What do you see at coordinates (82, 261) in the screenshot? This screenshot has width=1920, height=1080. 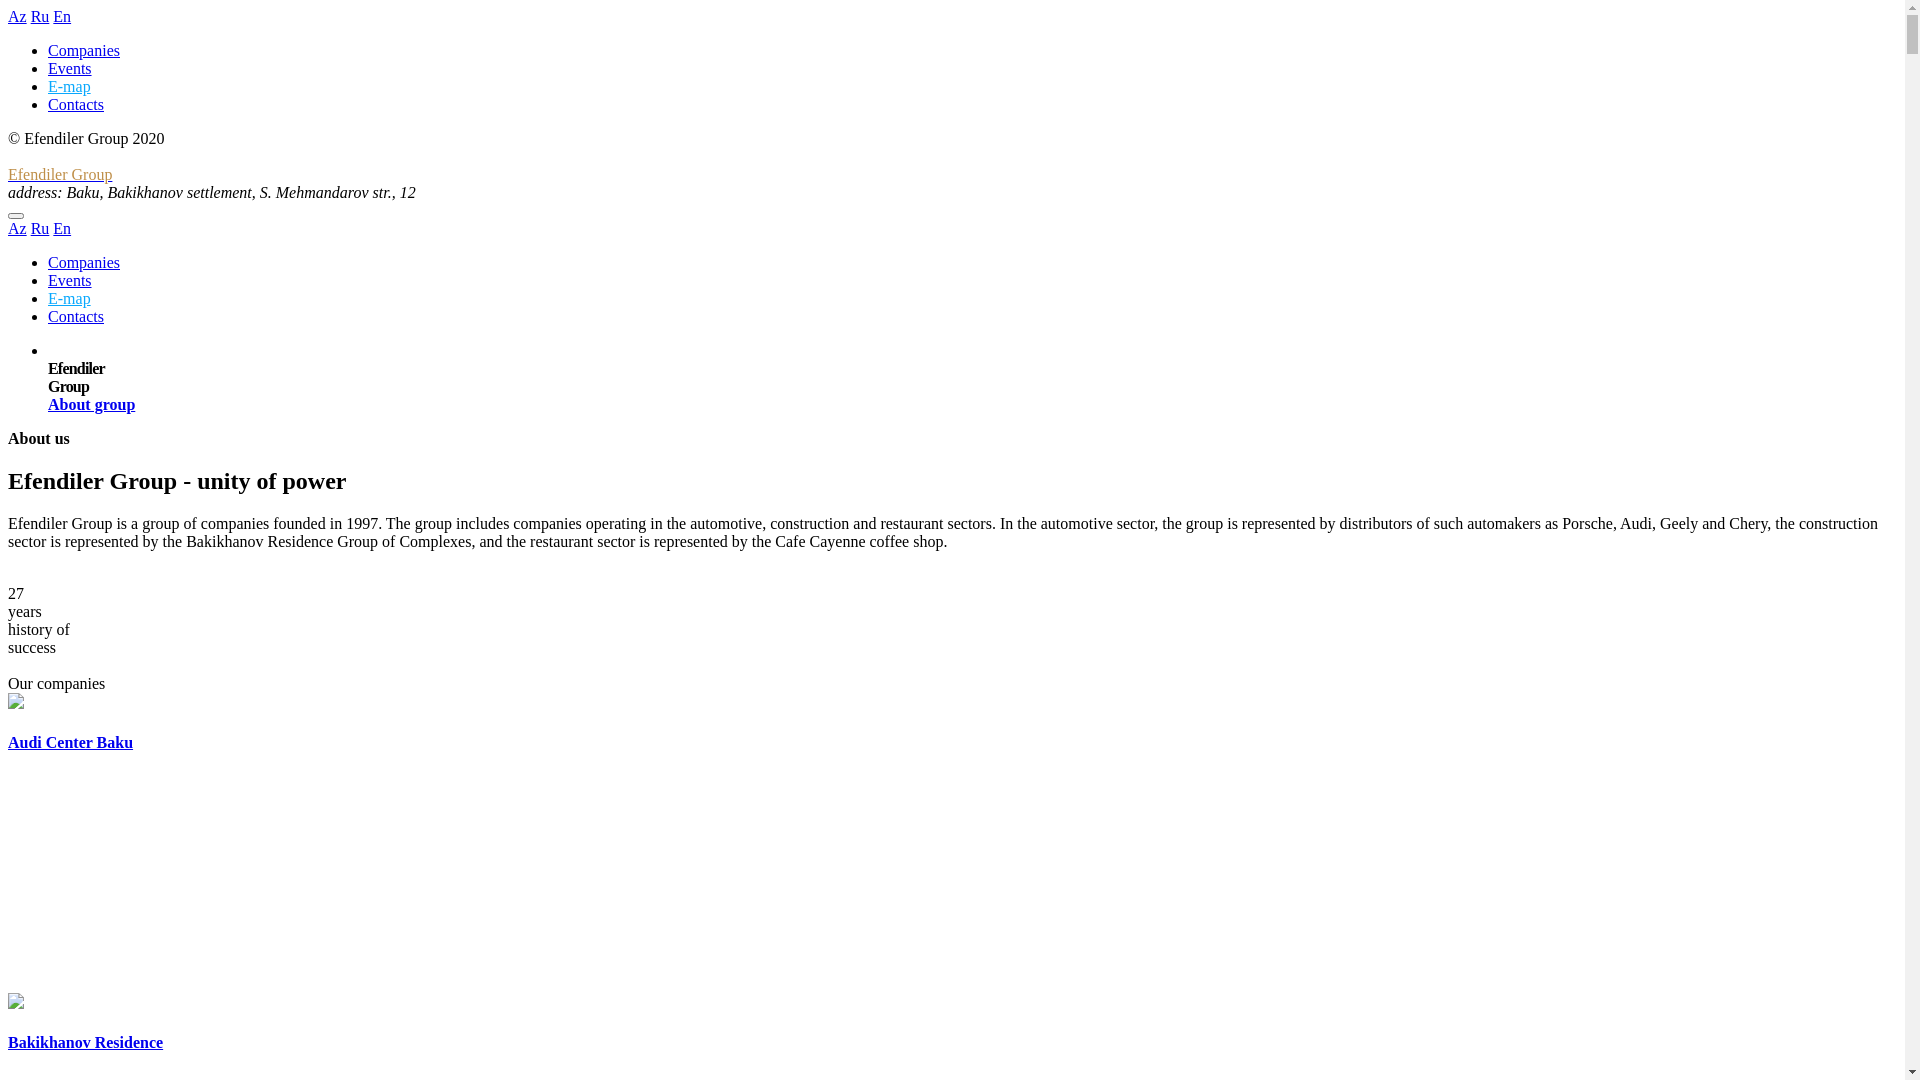 I see `'Companies'` at bounding box center [82, 261].